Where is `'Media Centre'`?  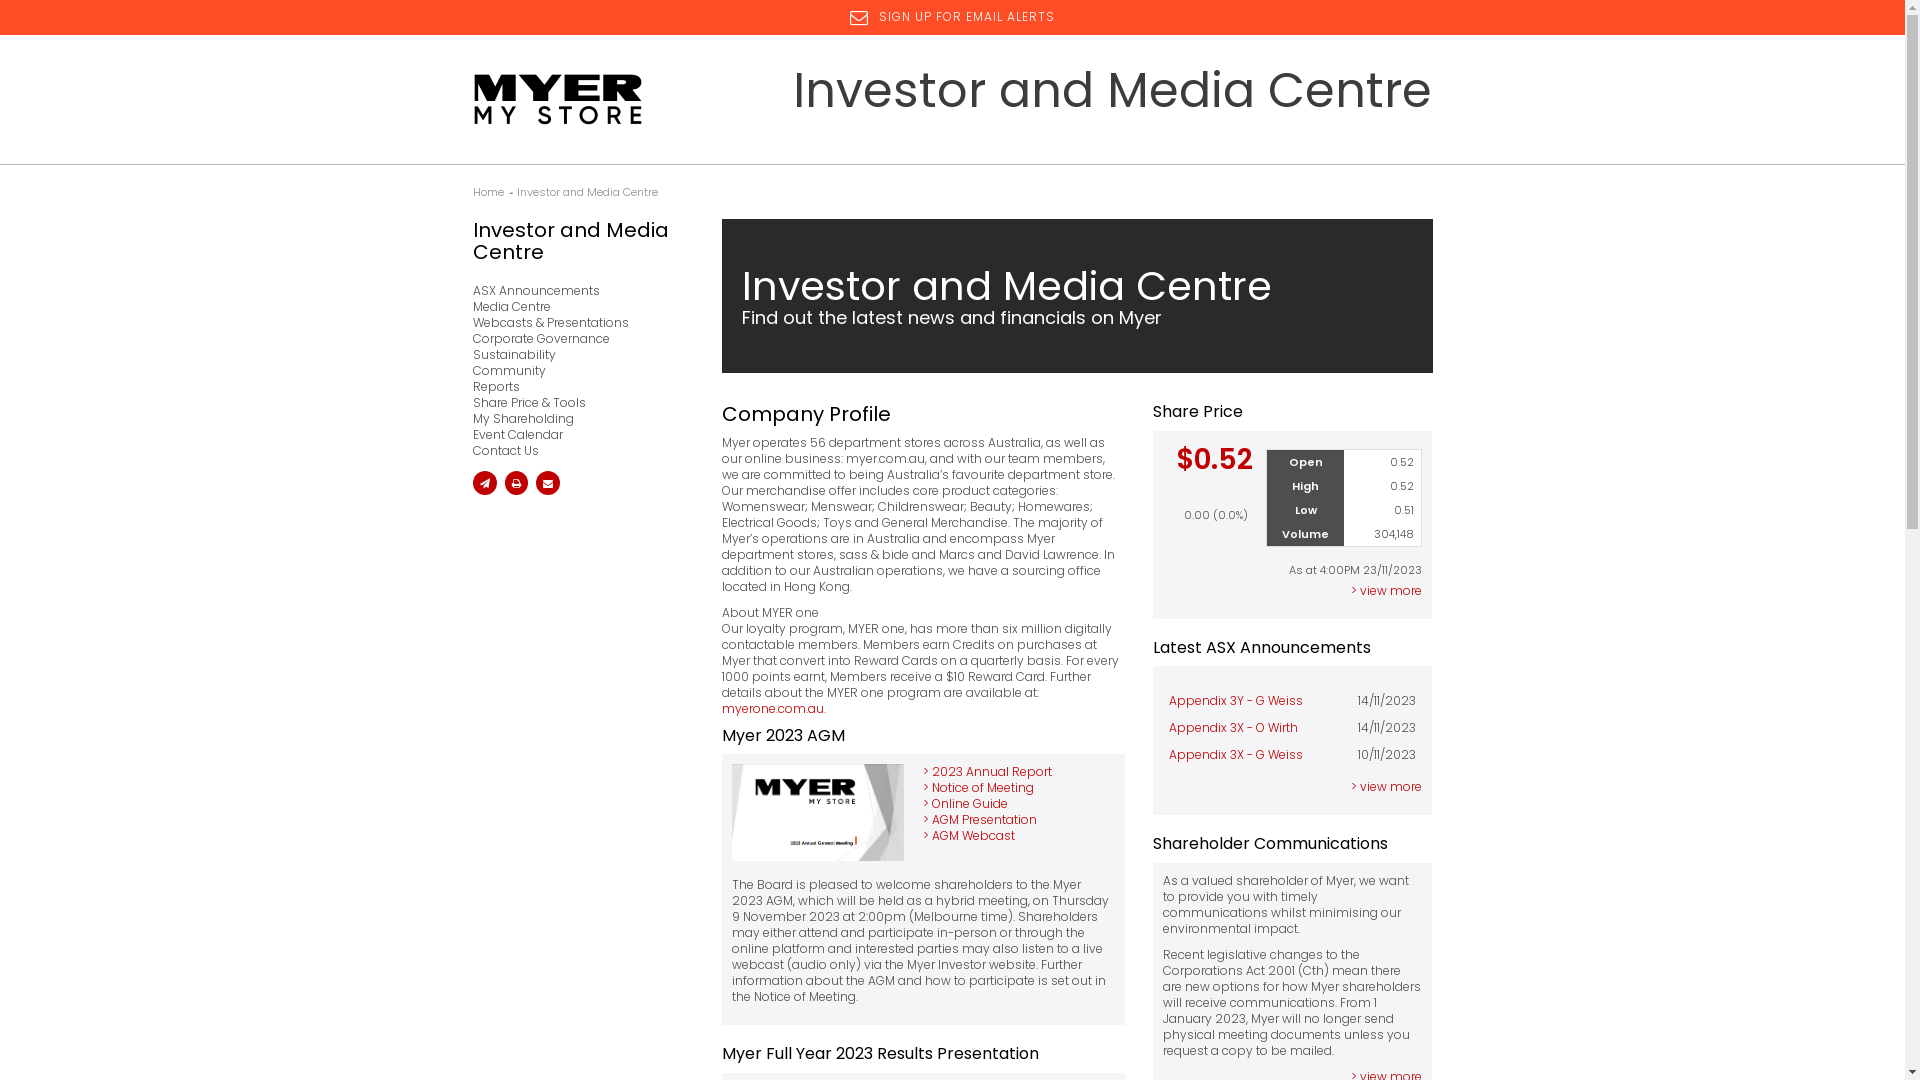
'Media Centre' is located at coordinates (576, 307).